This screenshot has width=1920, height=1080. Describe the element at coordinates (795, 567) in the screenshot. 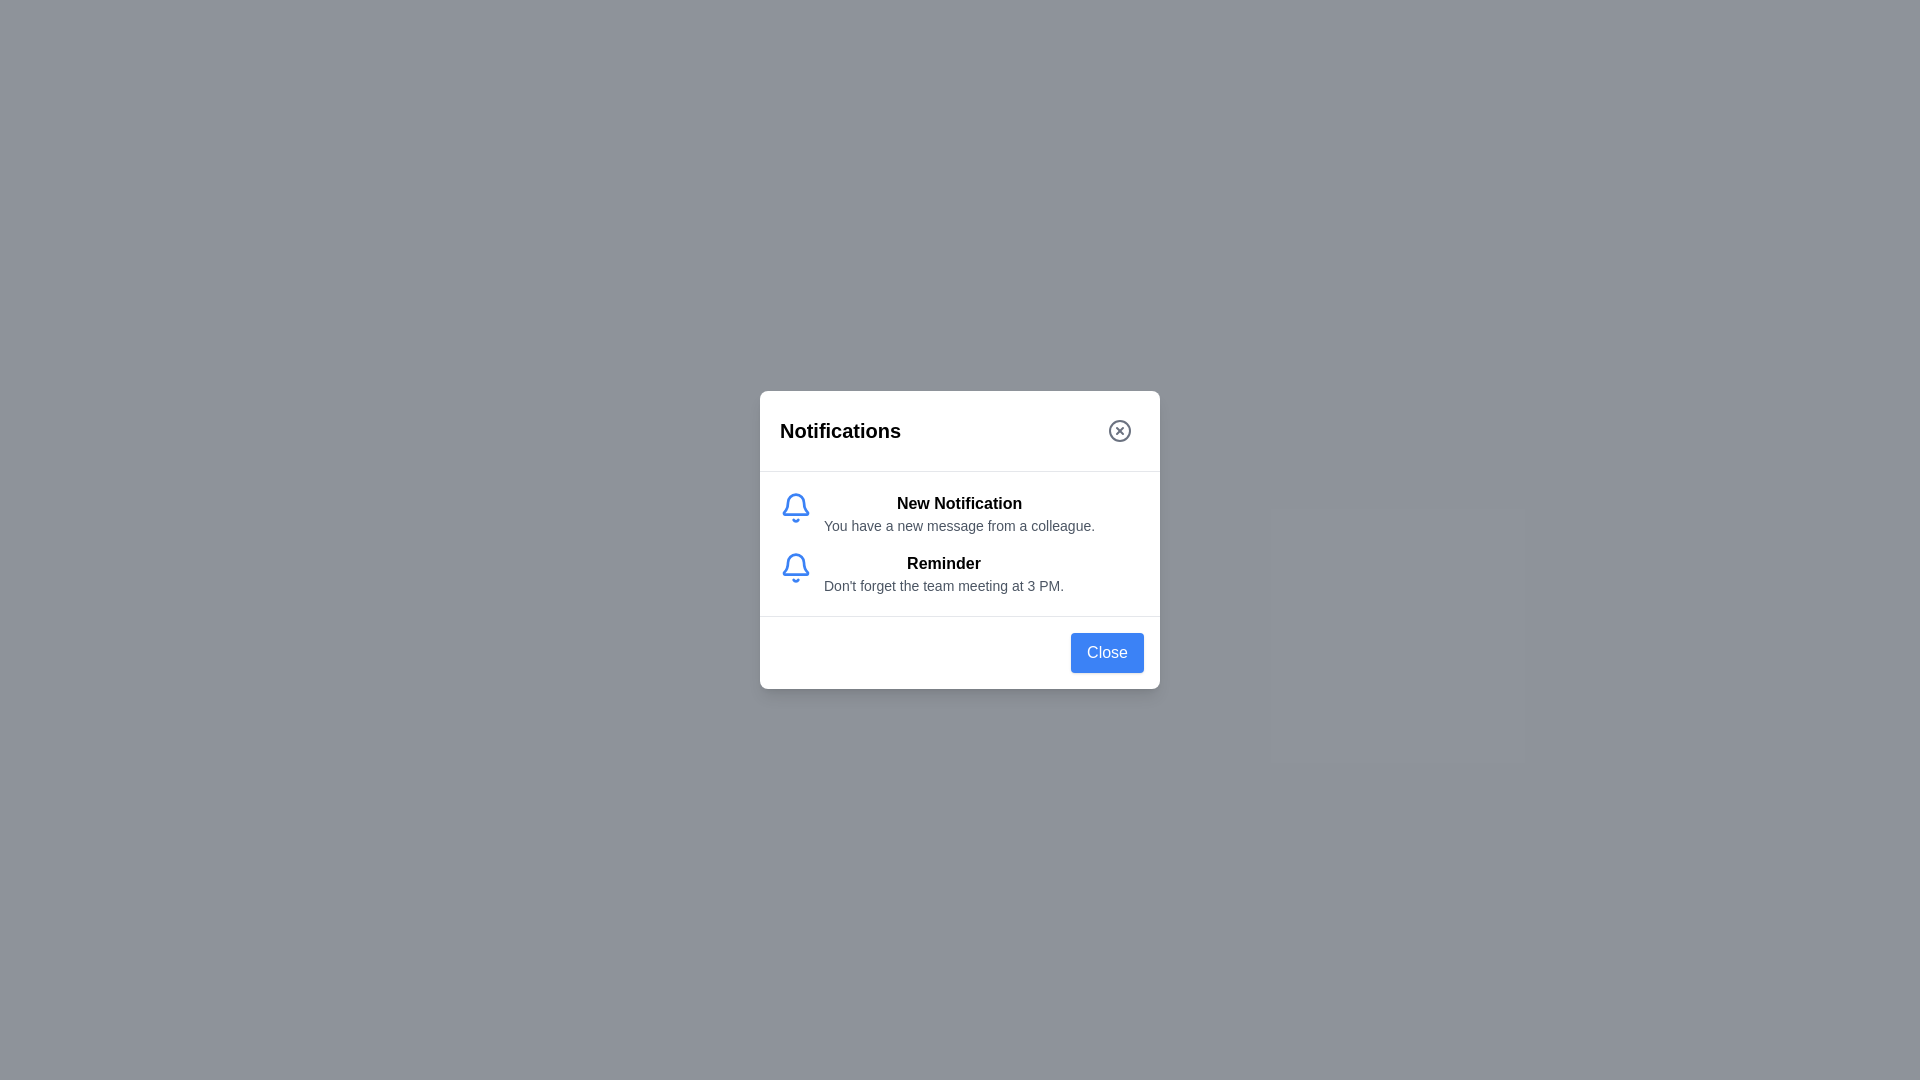

I see `the blue bell-shaped icon located in the notification card, immediately left of the 'New Notification' text` at that location.